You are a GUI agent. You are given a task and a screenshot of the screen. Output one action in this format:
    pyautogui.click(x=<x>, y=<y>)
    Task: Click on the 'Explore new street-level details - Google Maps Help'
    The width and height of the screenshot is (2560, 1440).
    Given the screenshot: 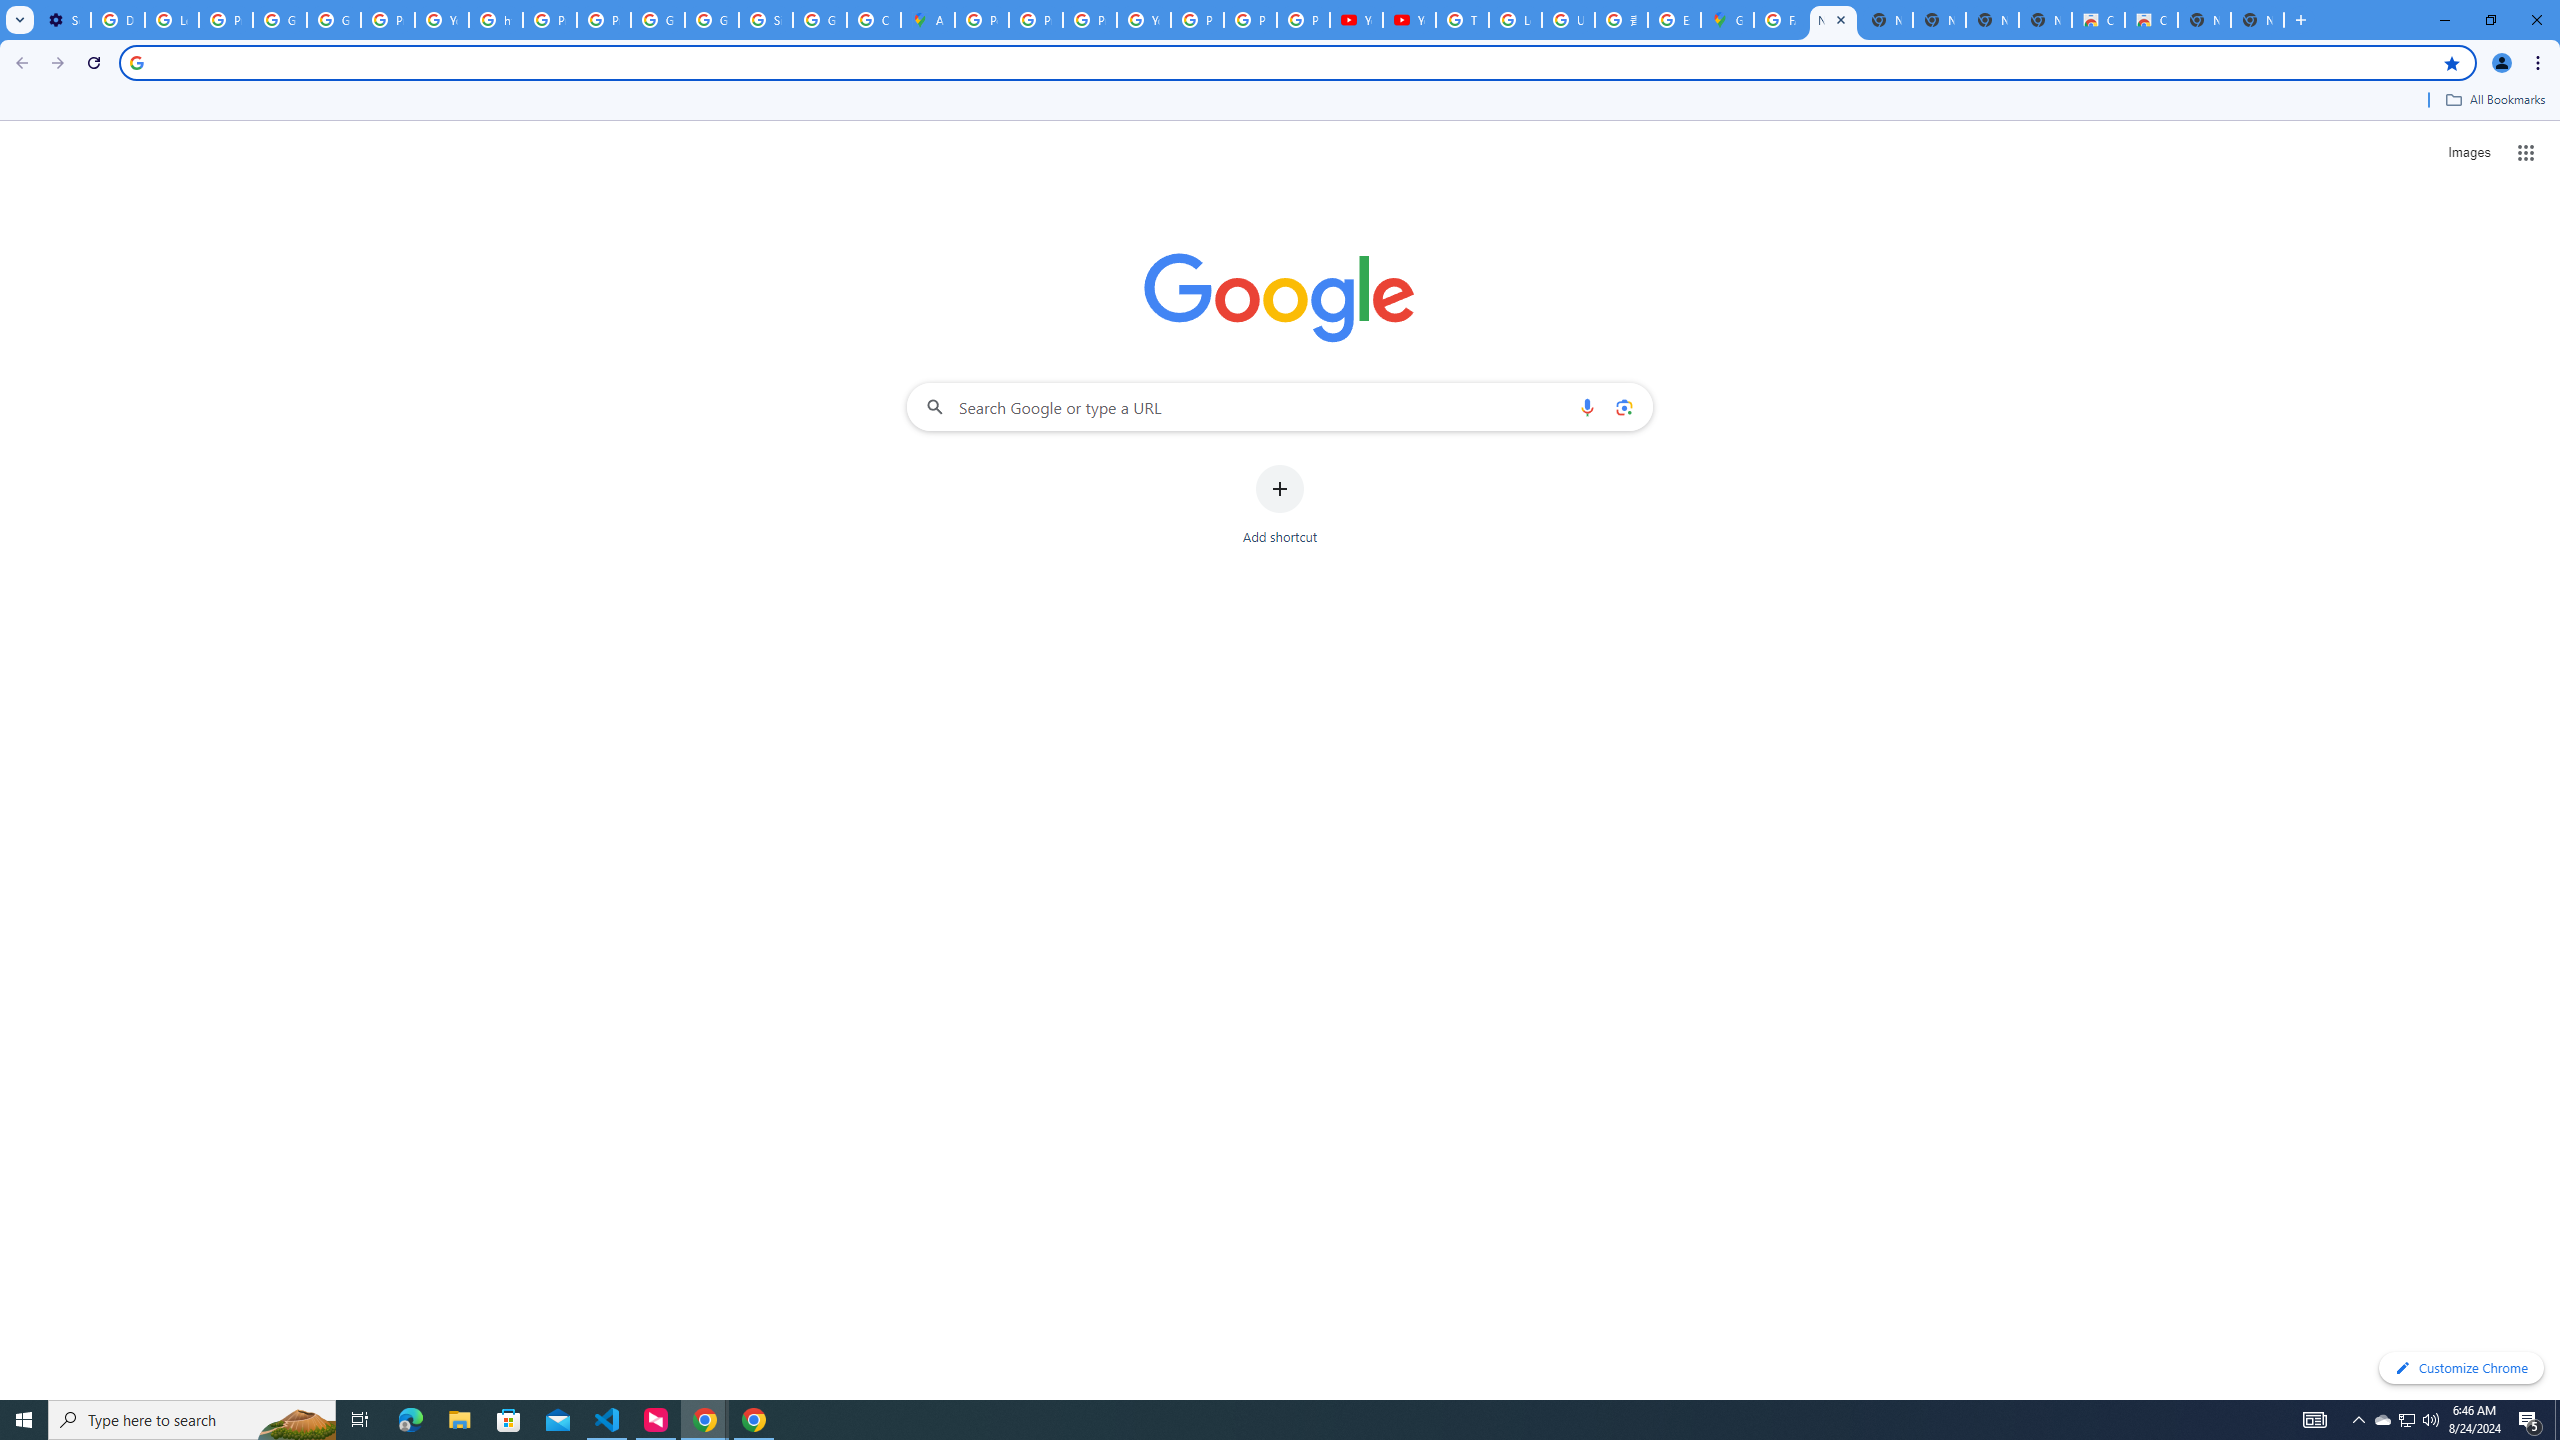 What is the action you would take?
    pyautogui.click(x=1674, y=19)
    